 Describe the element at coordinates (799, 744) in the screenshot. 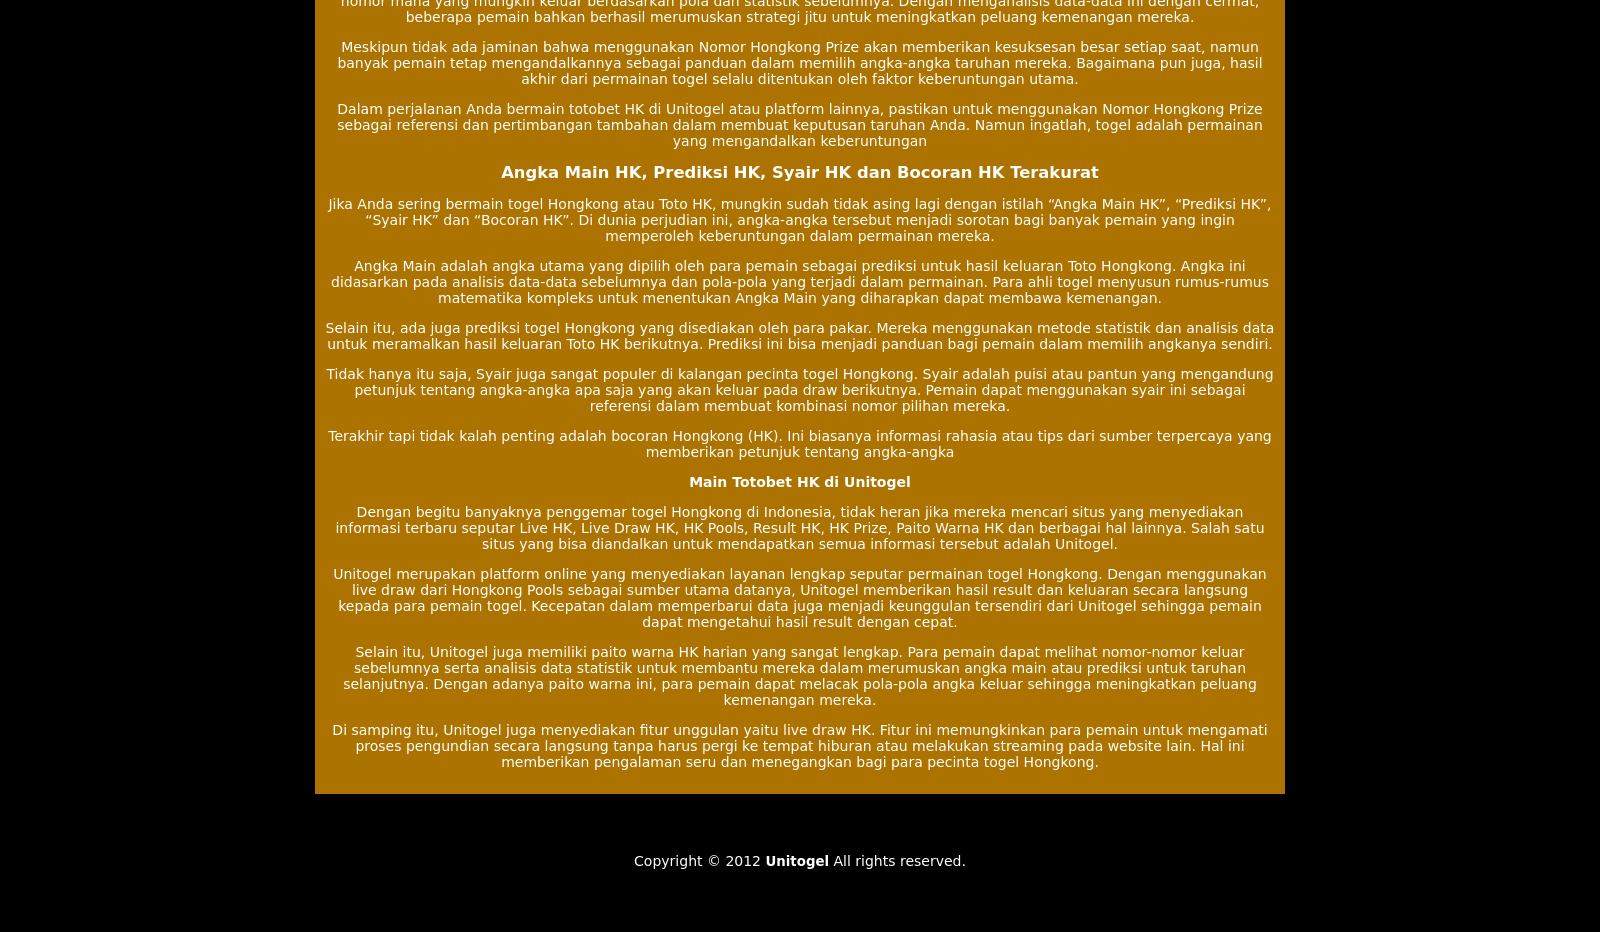

I see `'Di samping itu, Unitogel juga menyediakan fitur unggulan yaitu live draw HK. Fitur ini memungkinkan para pemain untuk mengamati proses pengundian secara langsung tanpa harus pergi ke tempat hiburan atau melakukan streaming pada website lain. Hal ini memberikan pengalaman seru dan menegangkan bagi para pecinta togel Hongkong.'` at that location.